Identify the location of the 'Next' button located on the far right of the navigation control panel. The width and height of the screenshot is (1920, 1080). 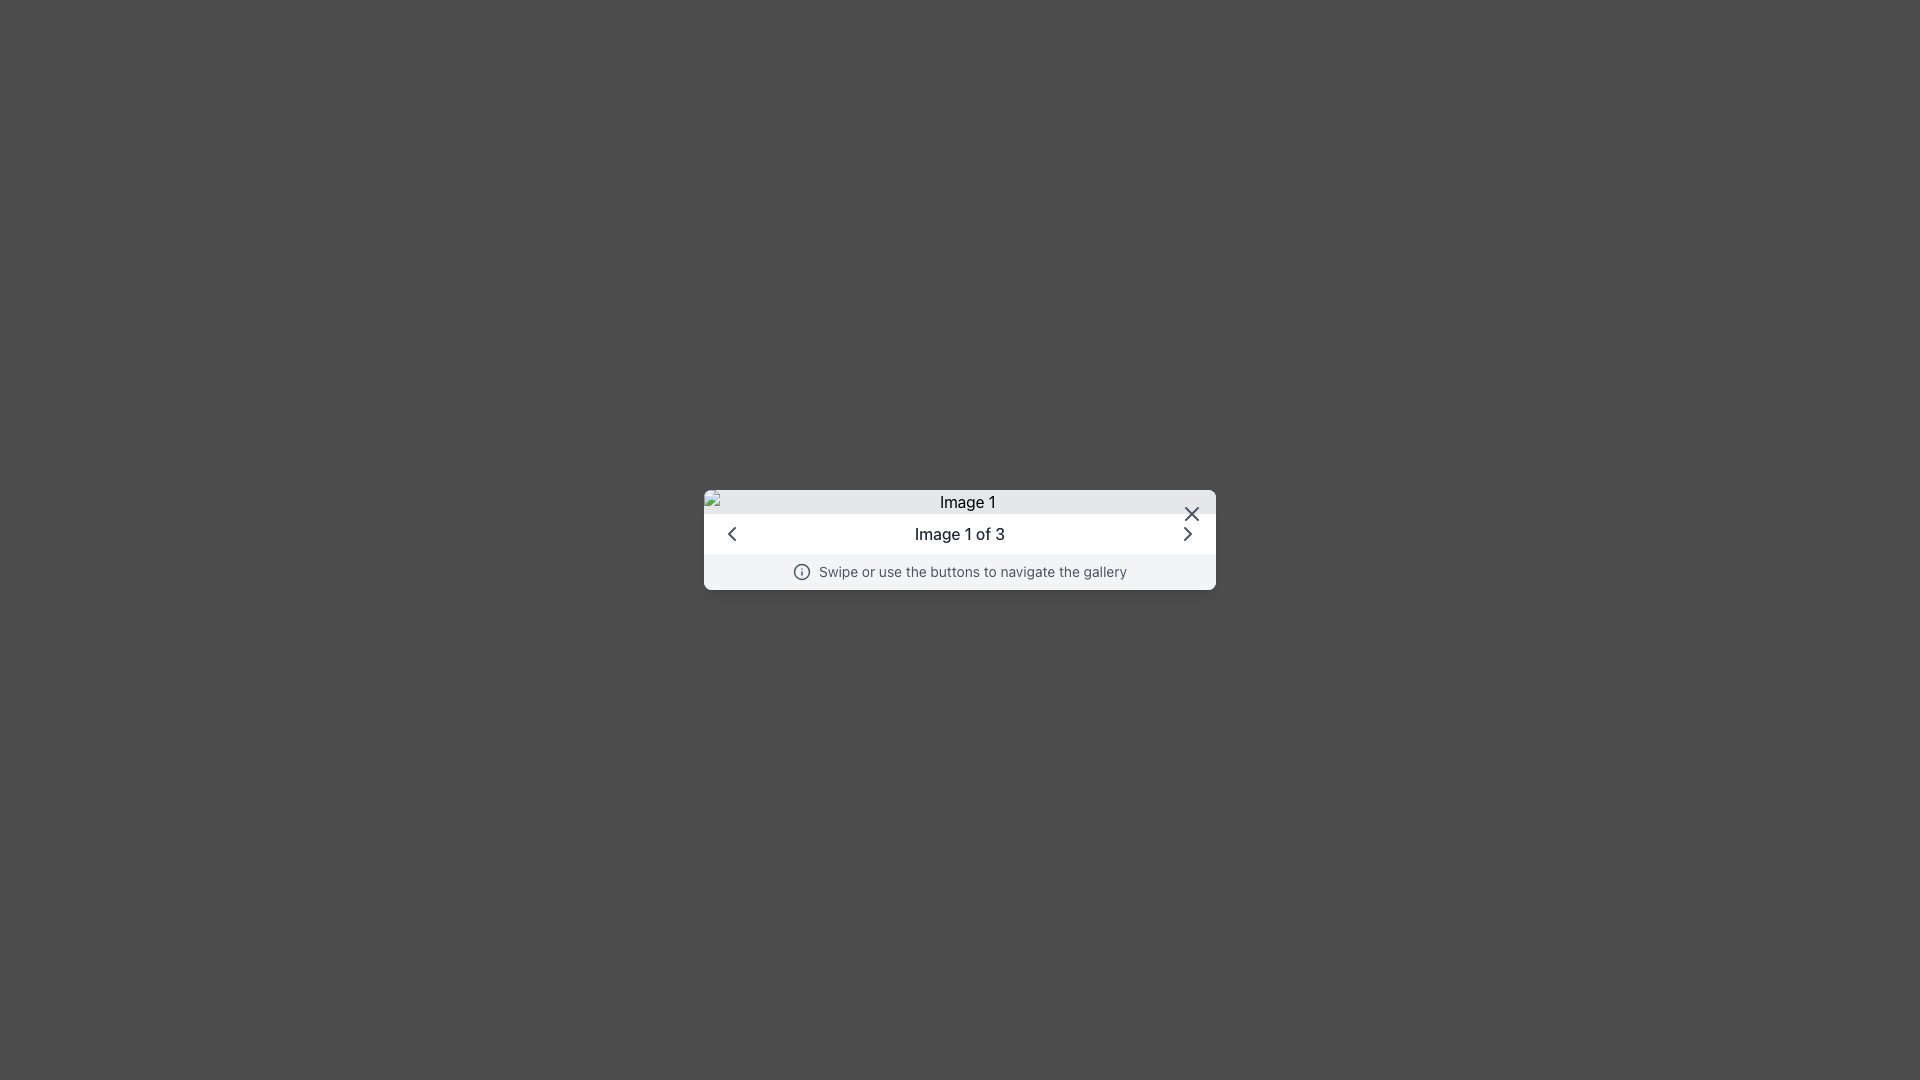
(1188, 532).